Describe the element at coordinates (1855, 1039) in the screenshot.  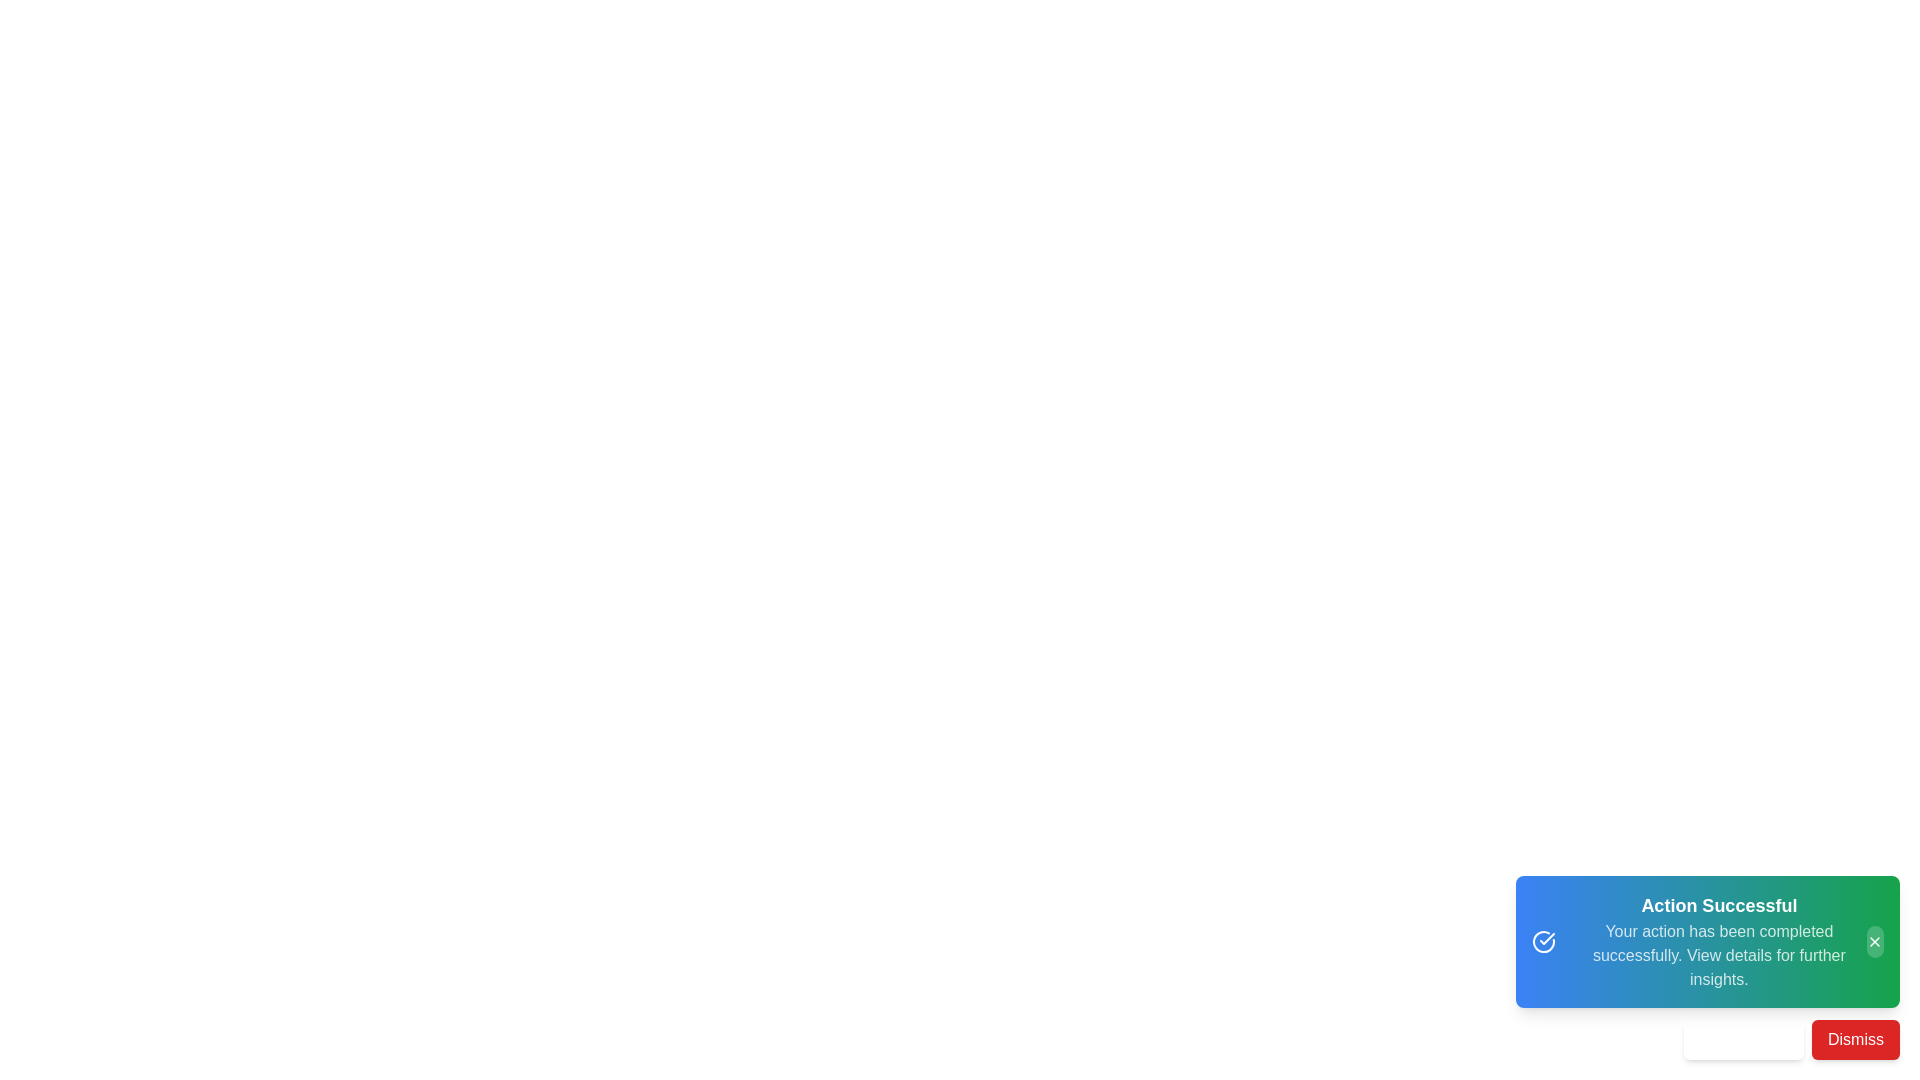
I see `the 'Dismiss' button to close the snackbar` at that location.